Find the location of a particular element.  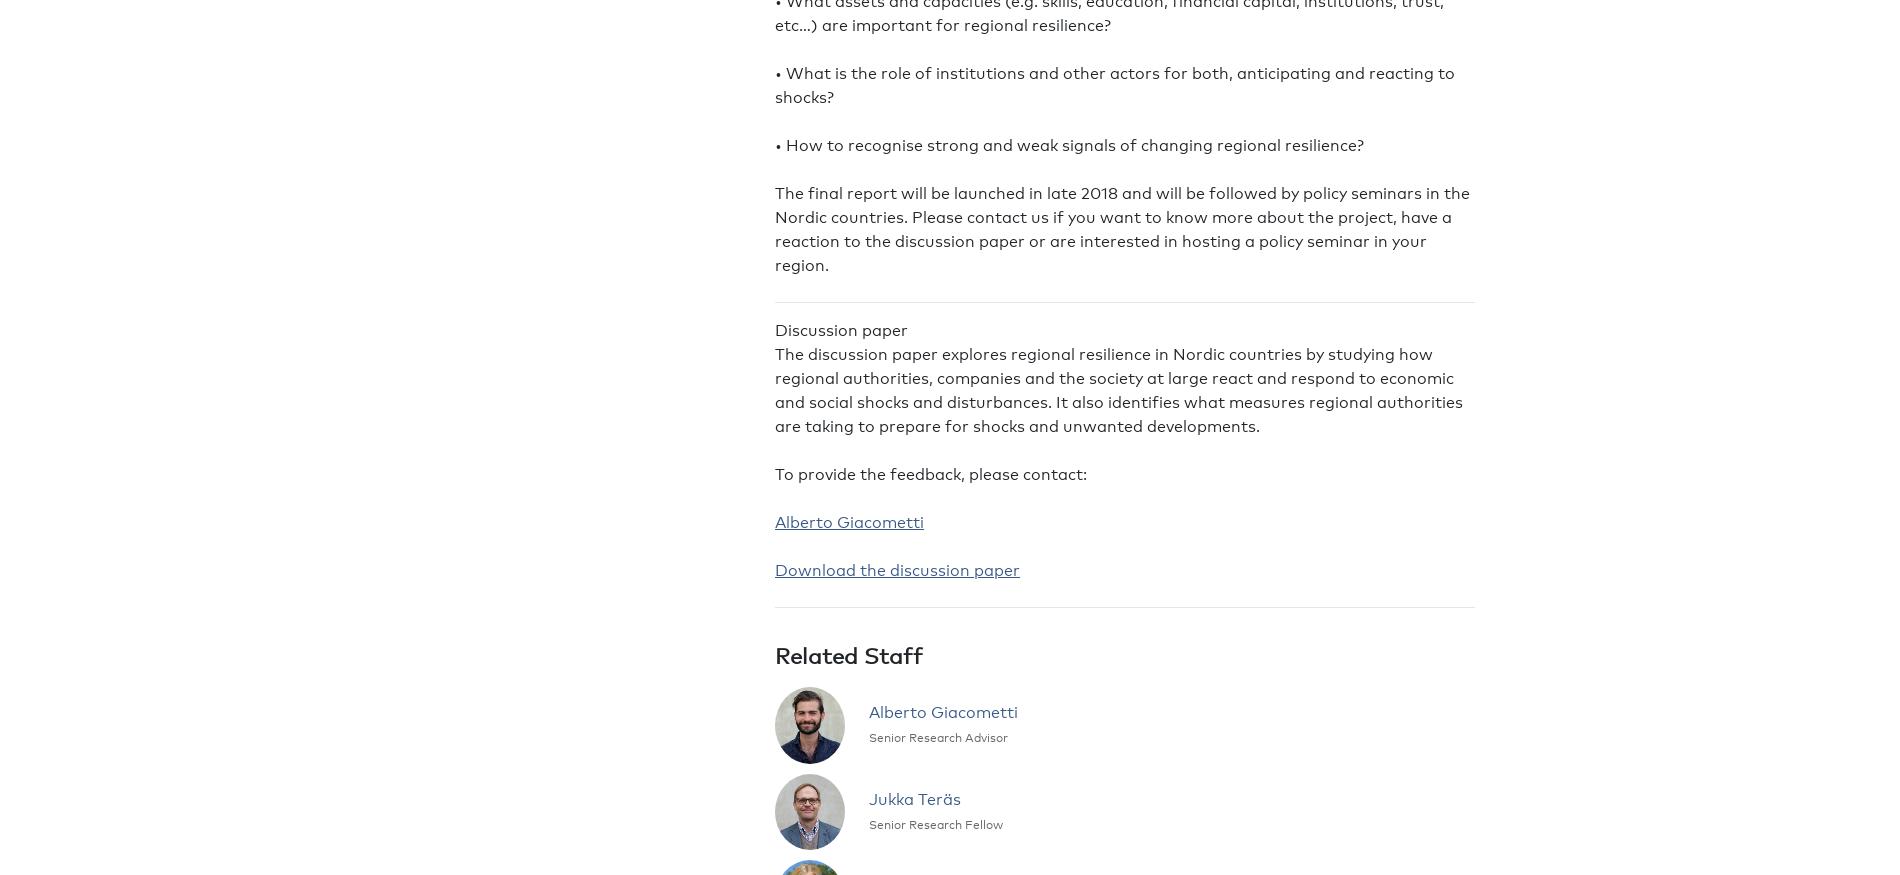

'Related Staff' is located at coordinates (847, 656).